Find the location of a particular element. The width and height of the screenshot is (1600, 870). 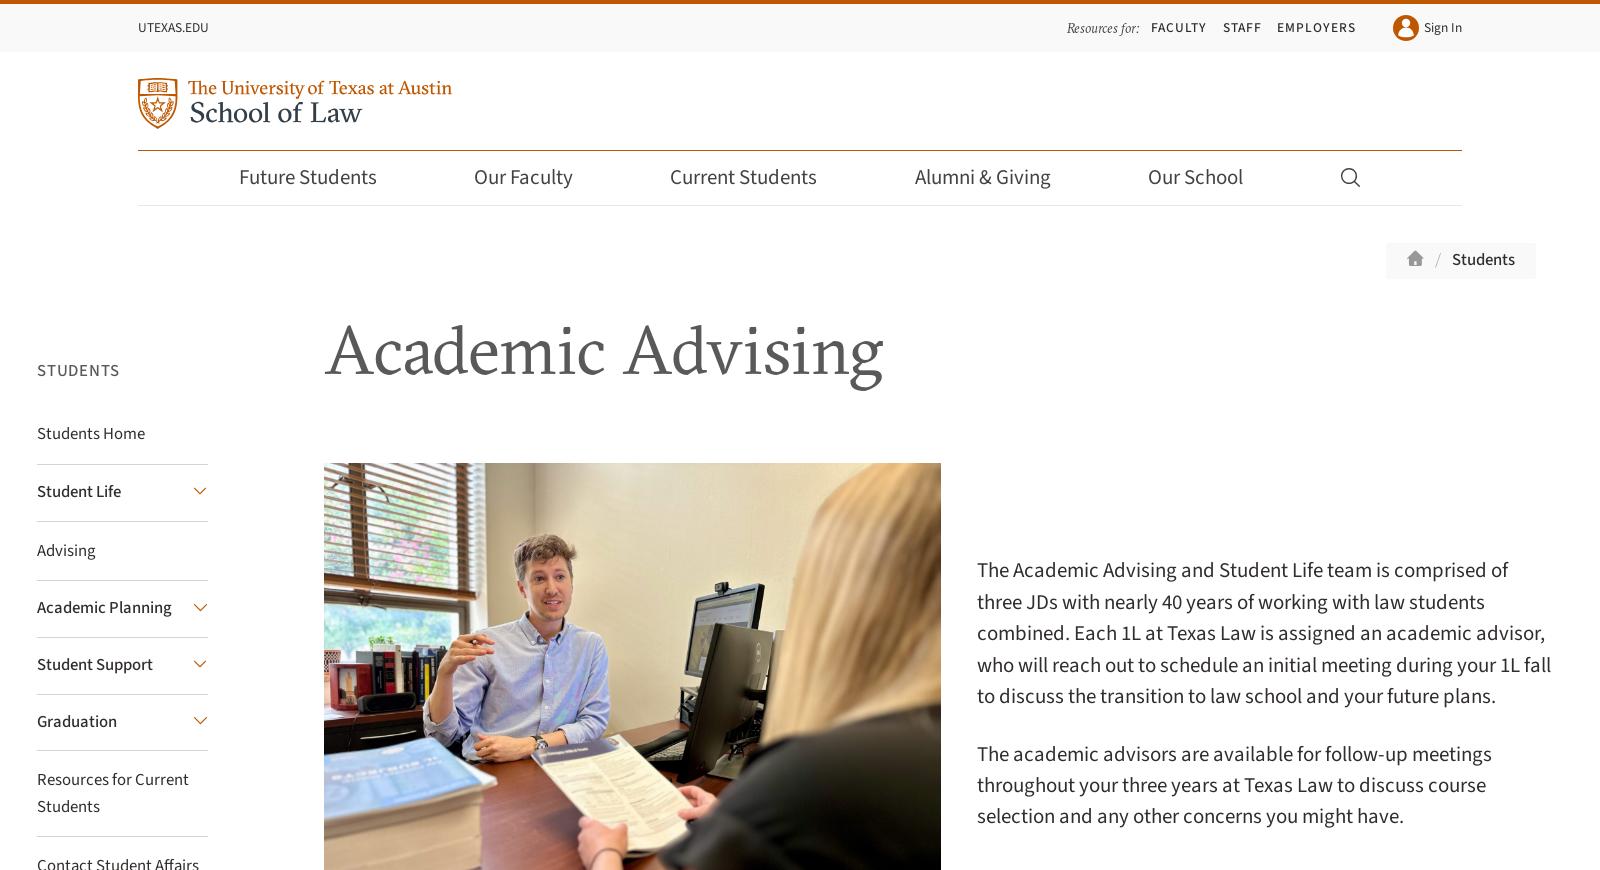

'Our Faculty' is located at coordinates (522, 176).